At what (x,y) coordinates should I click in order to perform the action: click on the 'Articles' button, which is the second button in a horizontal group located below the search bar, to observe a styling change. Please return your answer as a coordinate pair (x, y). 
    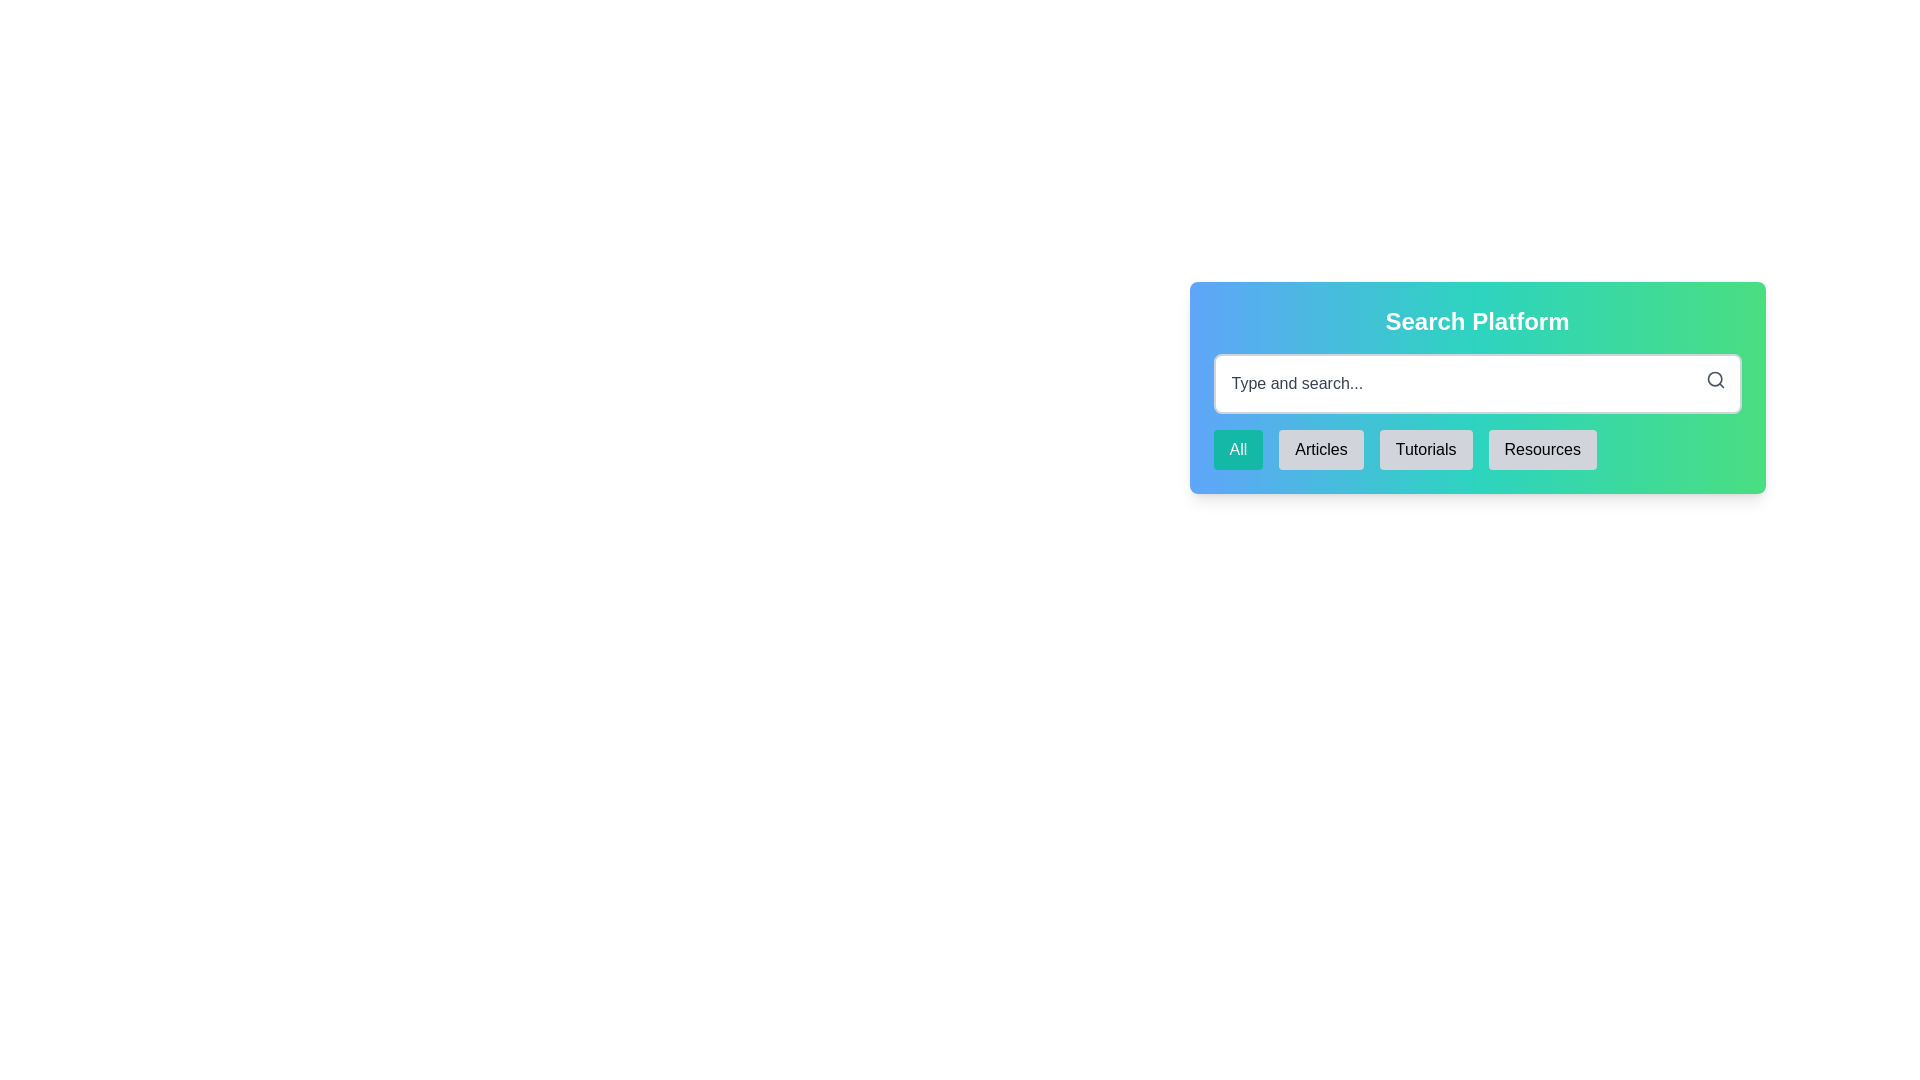
    Looking at the image, I should click on (1321, 450).